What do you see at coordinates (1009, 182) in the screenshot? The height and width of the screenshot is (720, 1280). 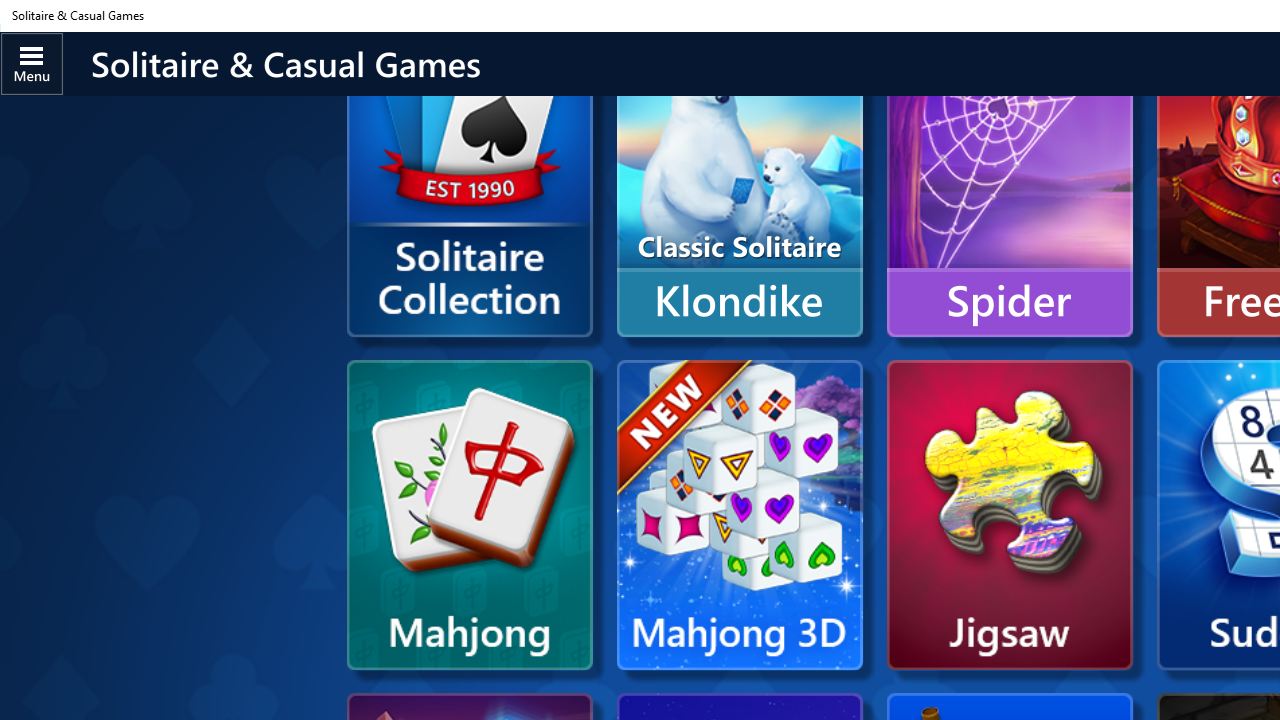 I see `'Spider'` at bounding box center [1009, 182].